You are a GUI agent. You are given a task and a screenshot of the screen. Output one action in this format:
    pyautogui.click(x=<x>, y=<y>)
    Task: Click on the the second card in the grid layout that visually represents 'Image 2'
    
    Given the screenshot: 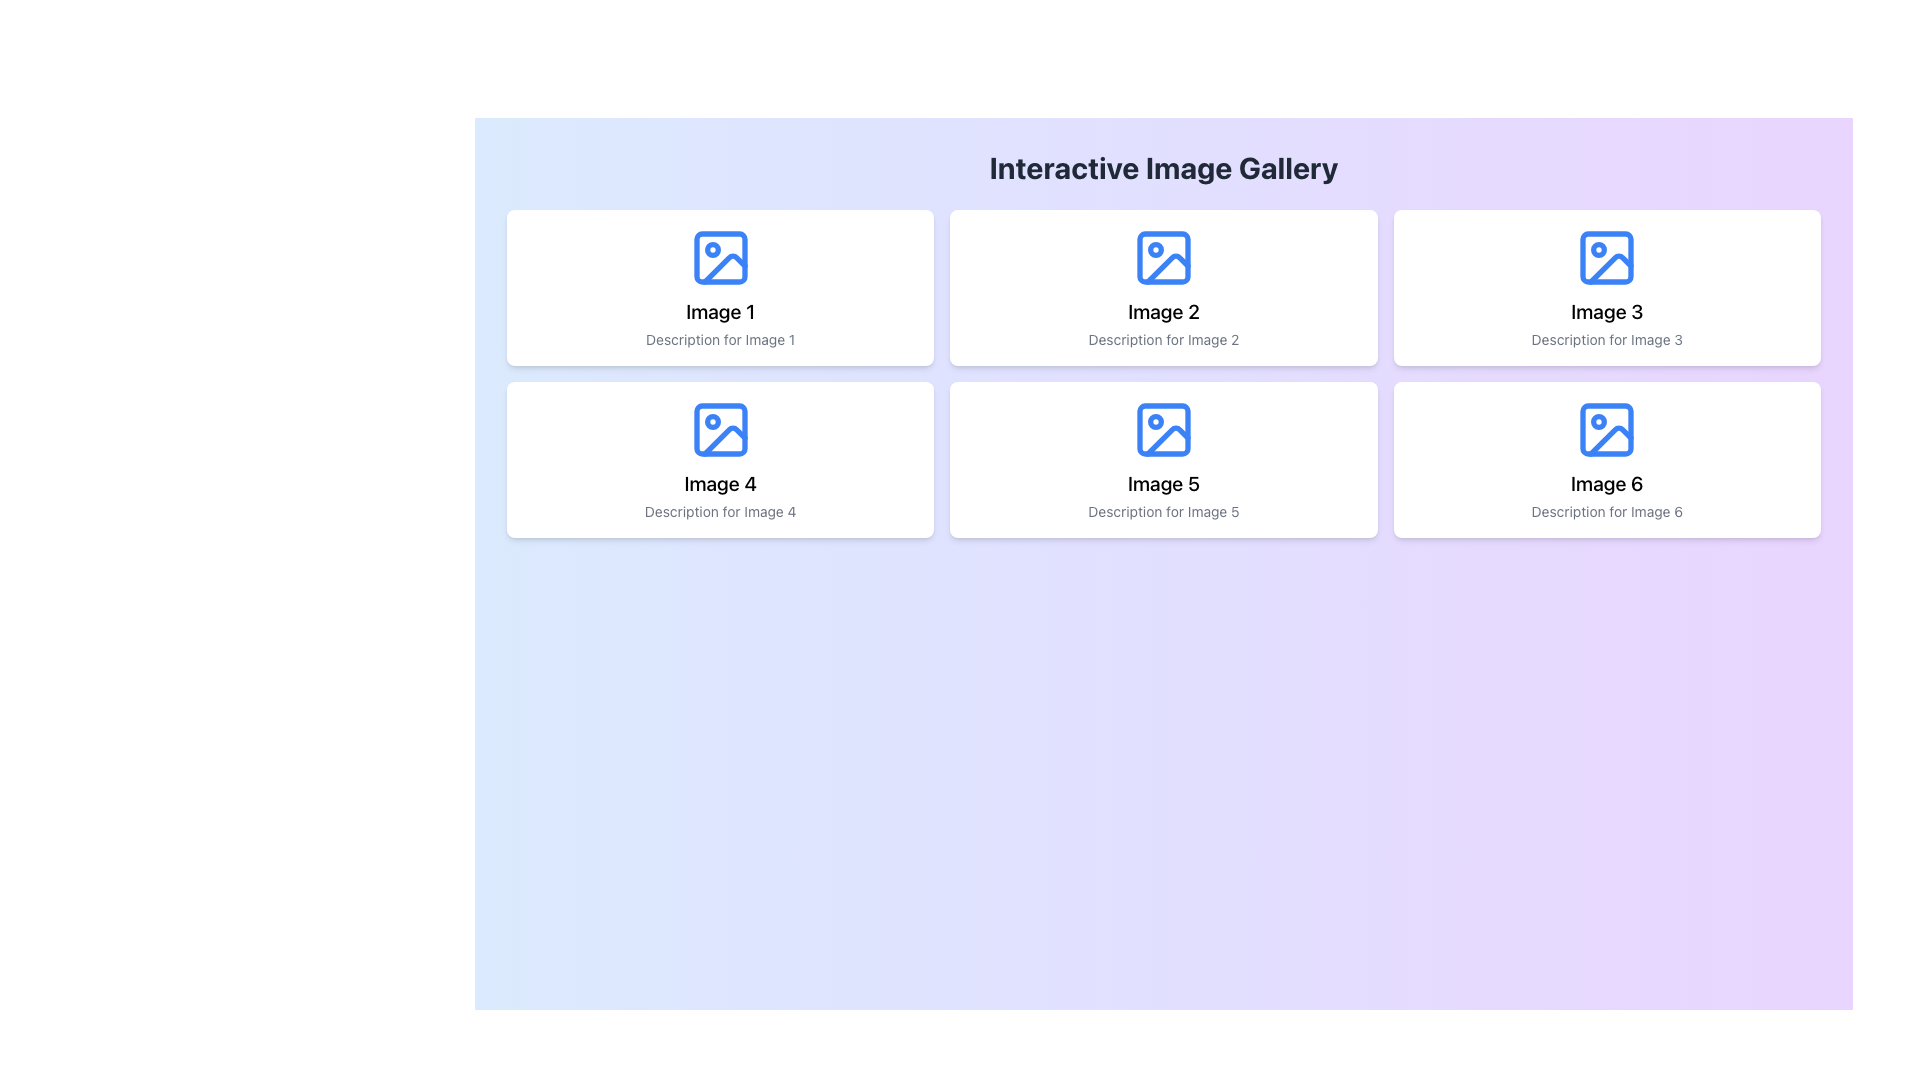 What is the action you would take?
    pyautogui.click(x=1163, y=288)
    